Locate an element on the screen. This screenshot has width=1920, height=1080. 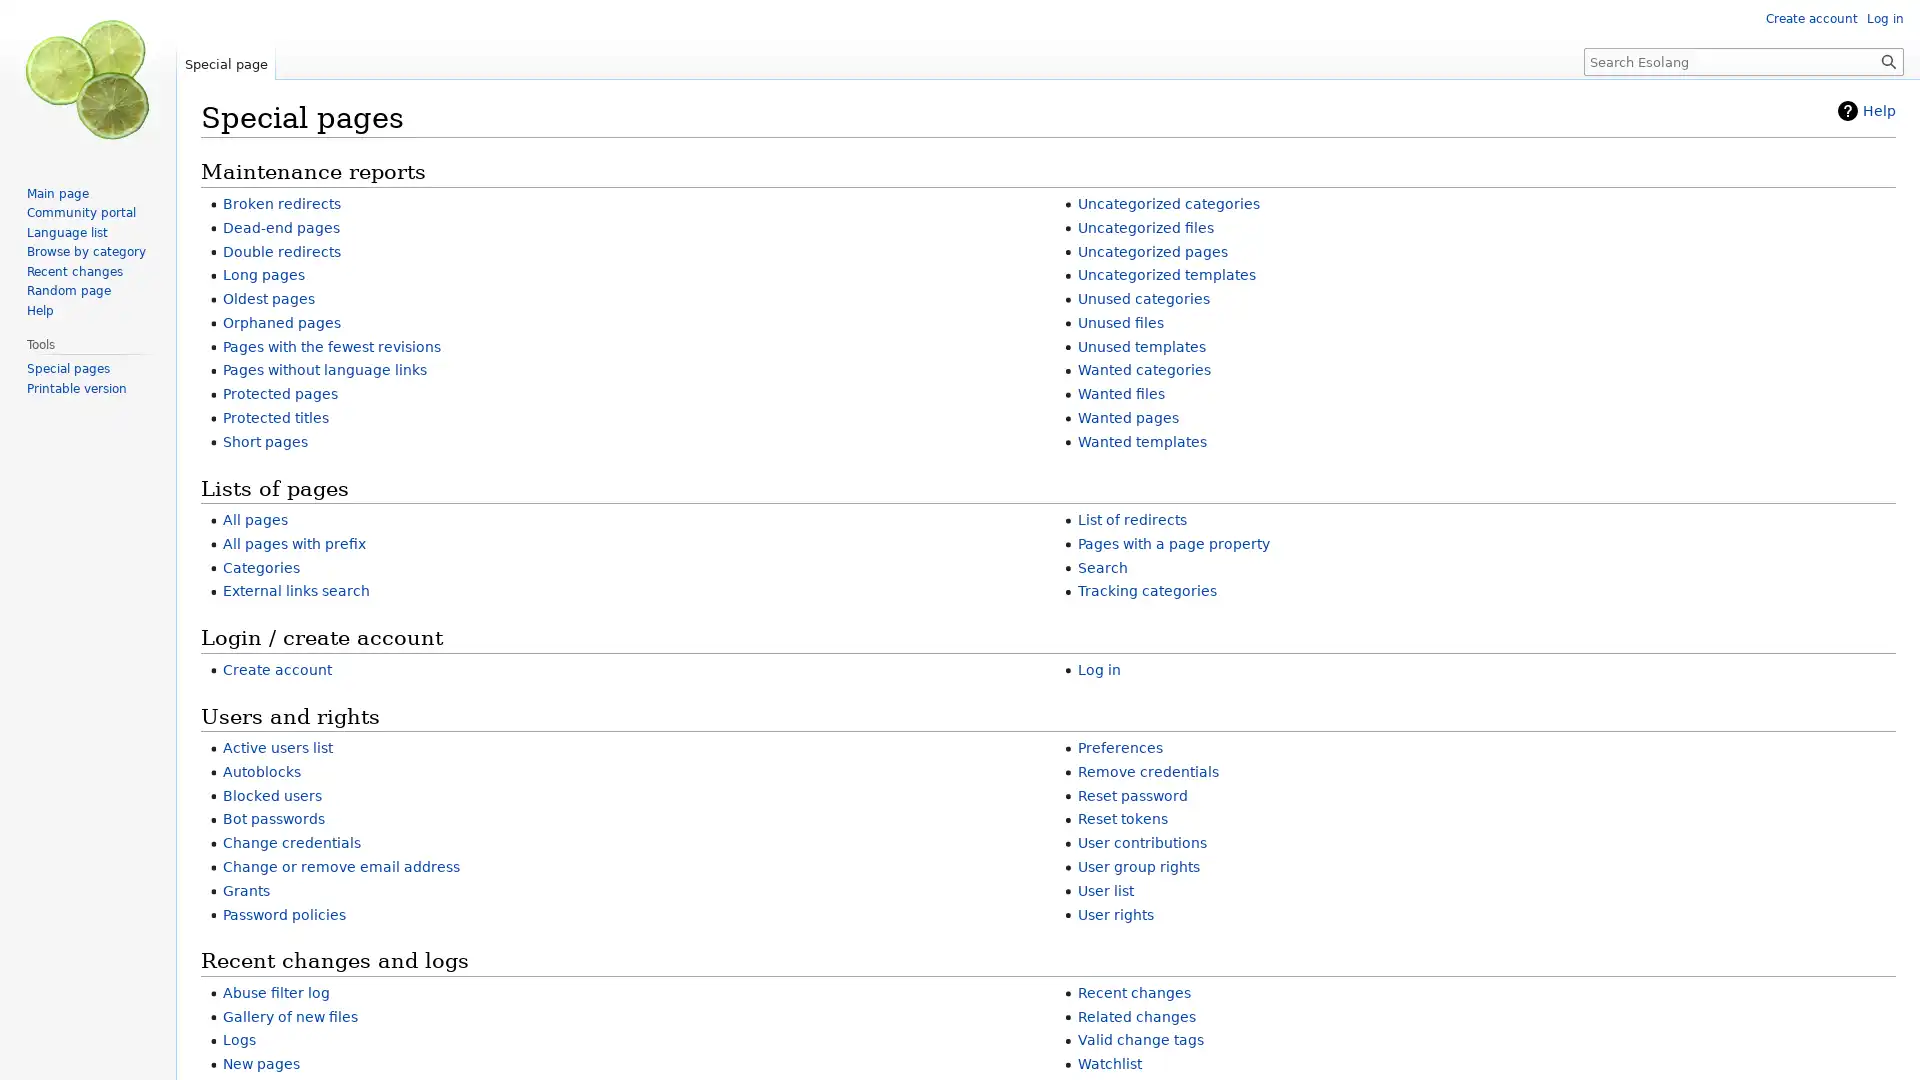
Search is located at coordinates (1888, 60).